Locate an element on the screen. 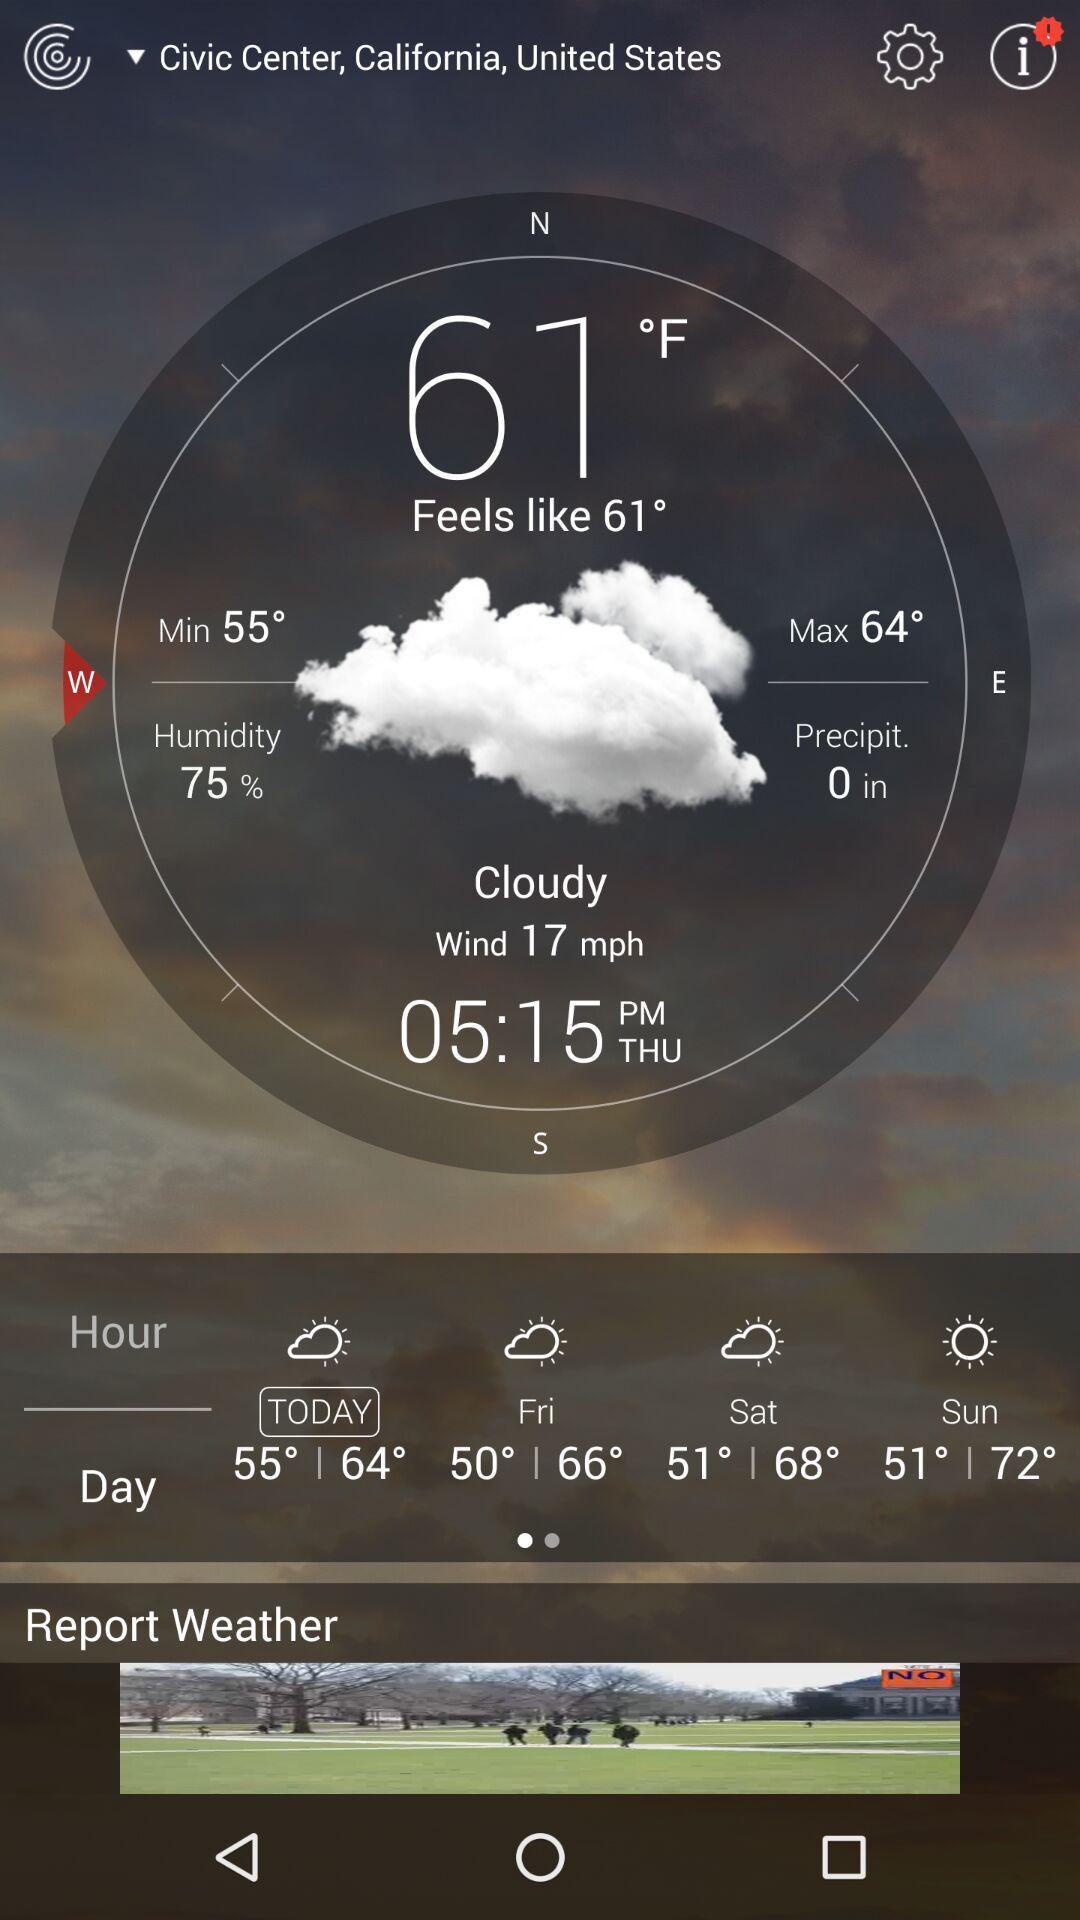 This screenshot has height=1920, width=1080. locate me is located at coordinates (55, 56).